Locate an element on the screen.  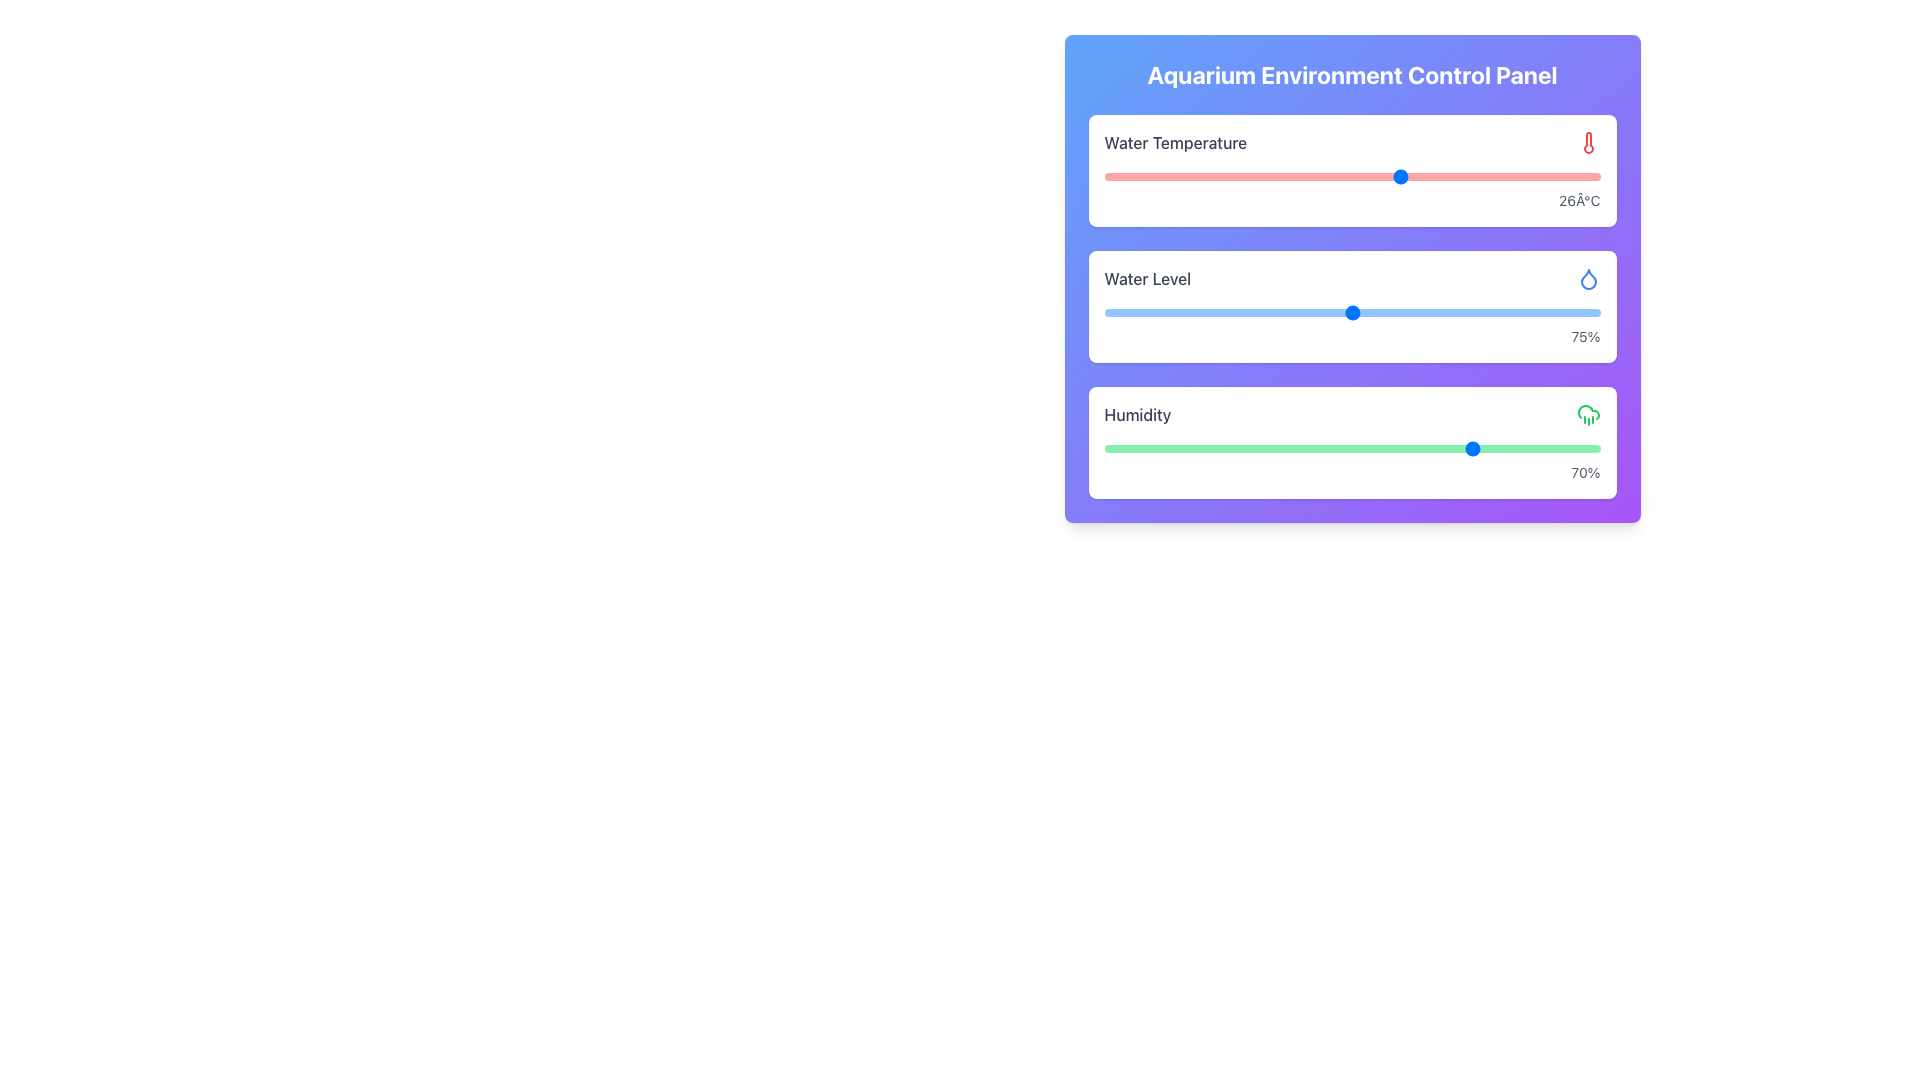
the green cloud icon with rain droplets located at the far right of the 'Humidity' section in the 'Aquarium Environment Control Panel' is located at coordinates (1587, 414).